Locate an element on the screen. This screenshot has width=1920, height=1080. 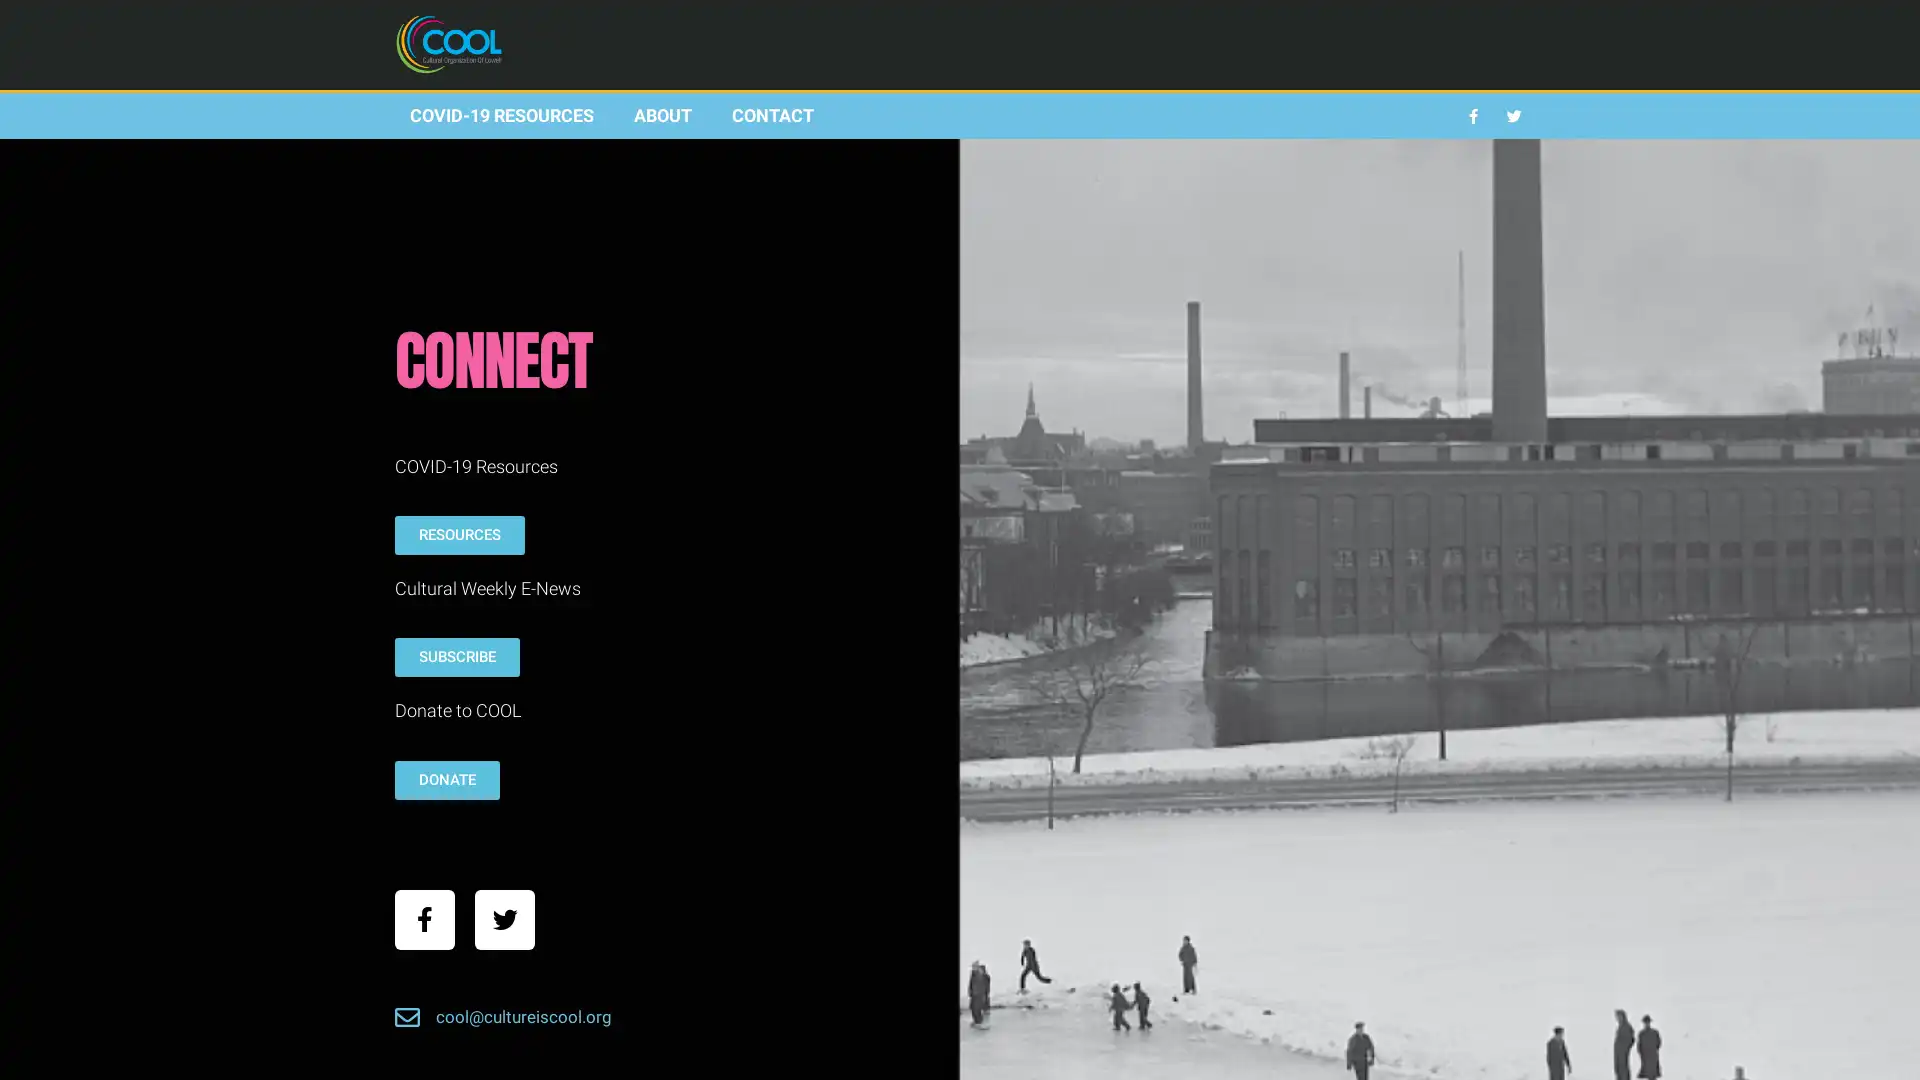
DONATE is located at coordinates (446, 778).